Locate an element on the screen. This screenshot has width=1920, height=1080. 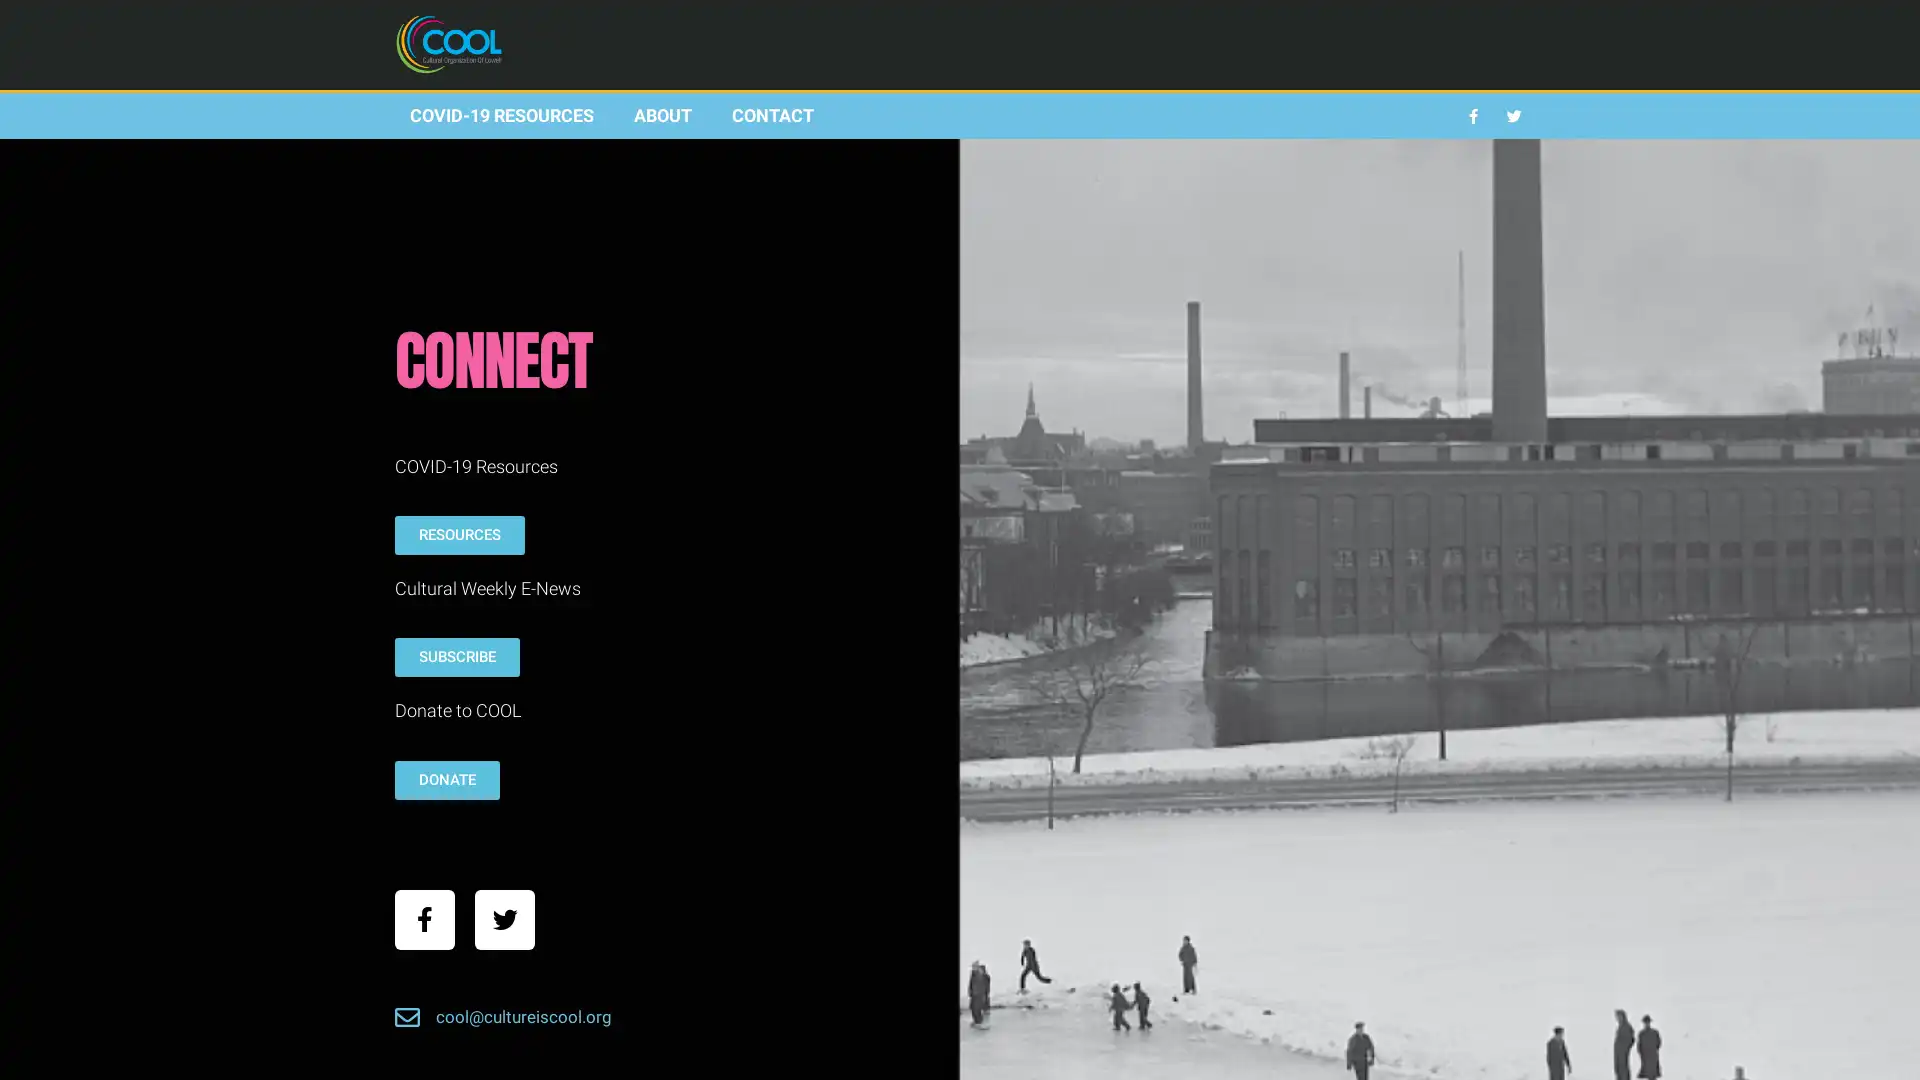
DONATE is located at coordinates (446, 778).